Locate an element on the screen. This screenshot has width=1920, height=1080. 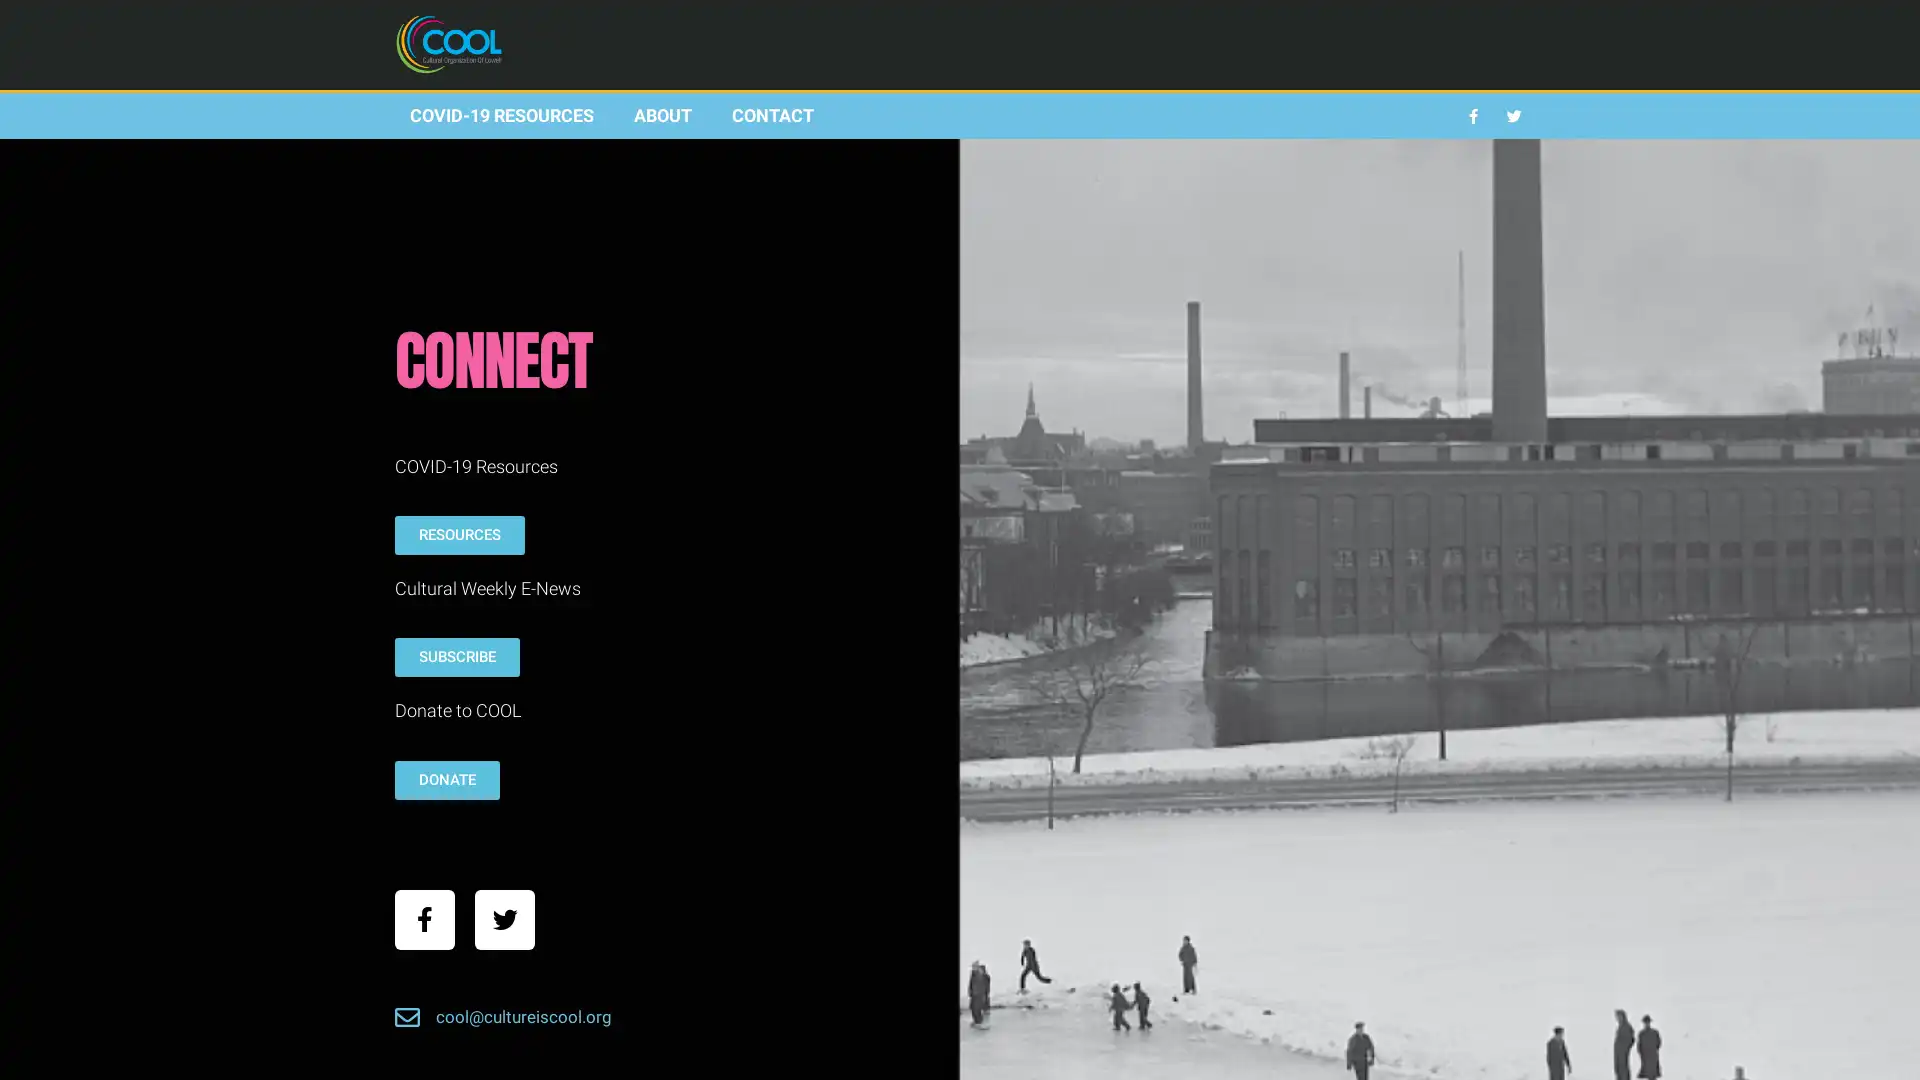
DONATE is located at coordinates (446, 778).